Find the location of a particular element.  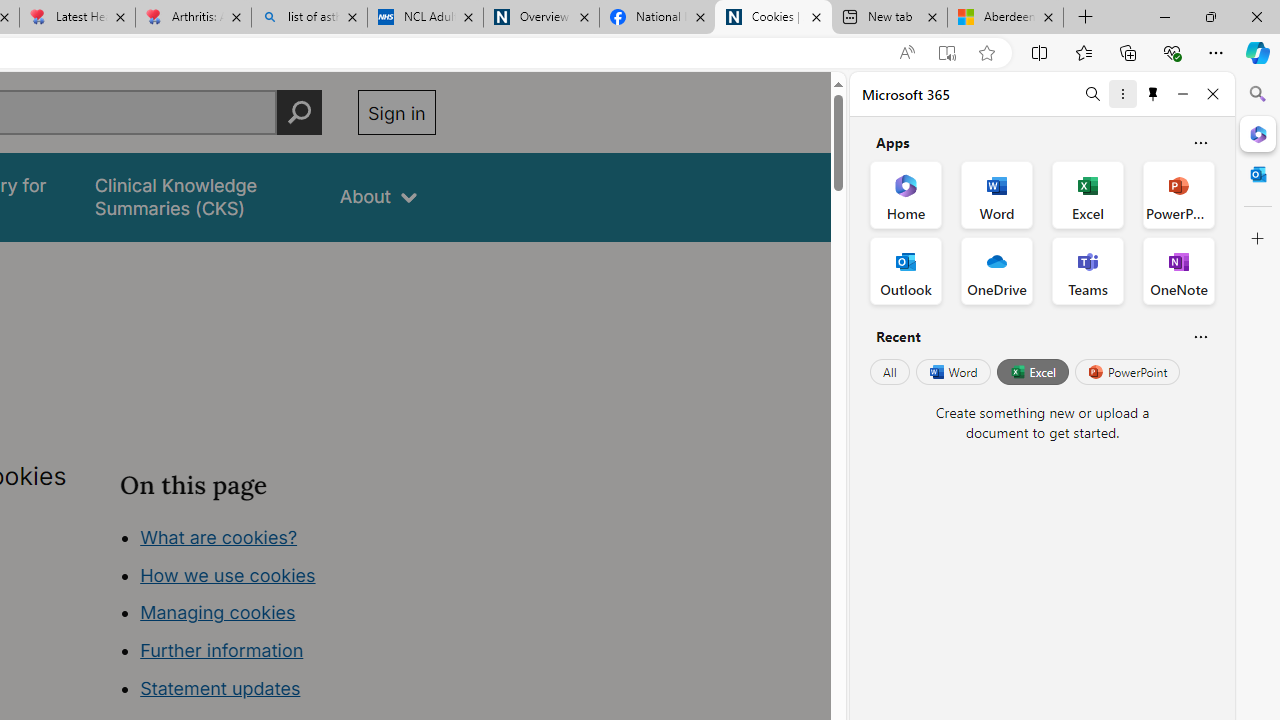

'Teams Office App' is located at coordinates (1087, 271).